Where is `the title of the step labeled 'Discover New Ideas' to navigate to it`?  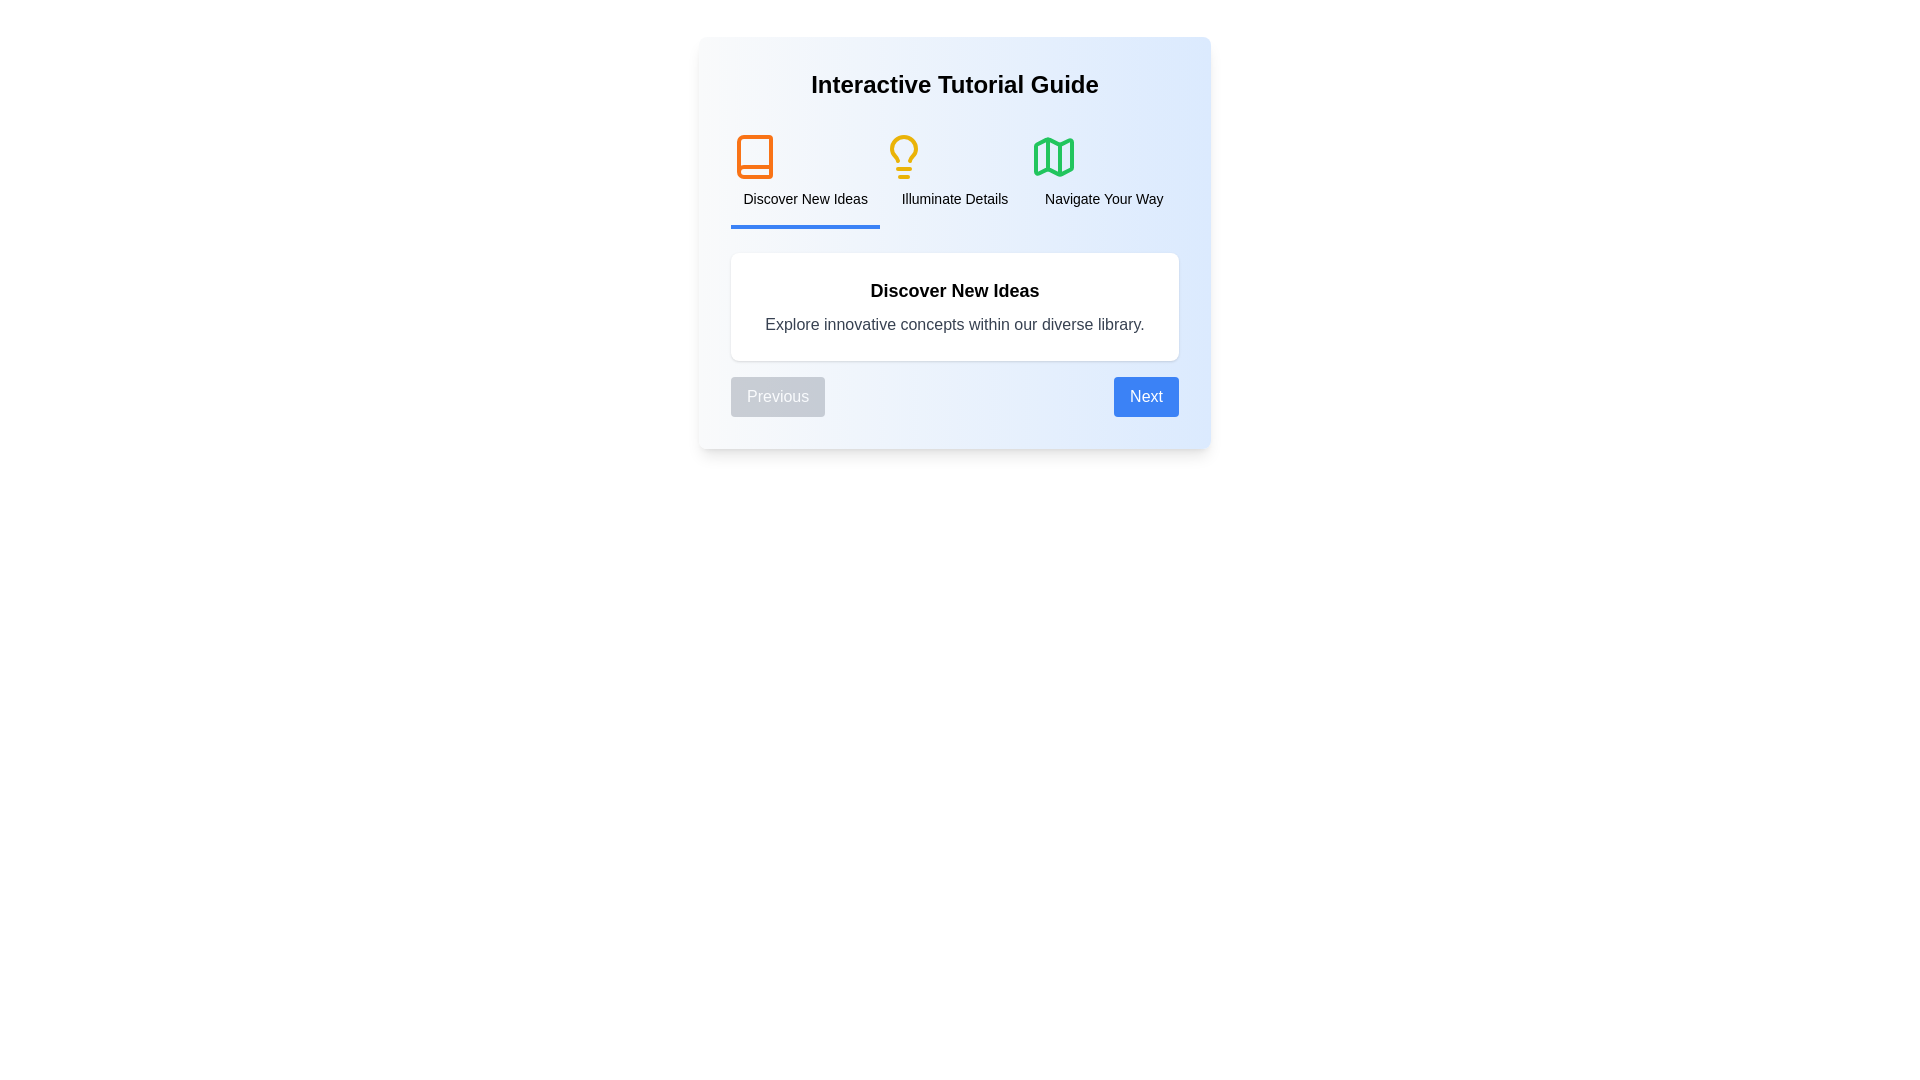
the title of the step labeled 'Discover New Ideas' to navigate to it is located at coordinates (805, 172).